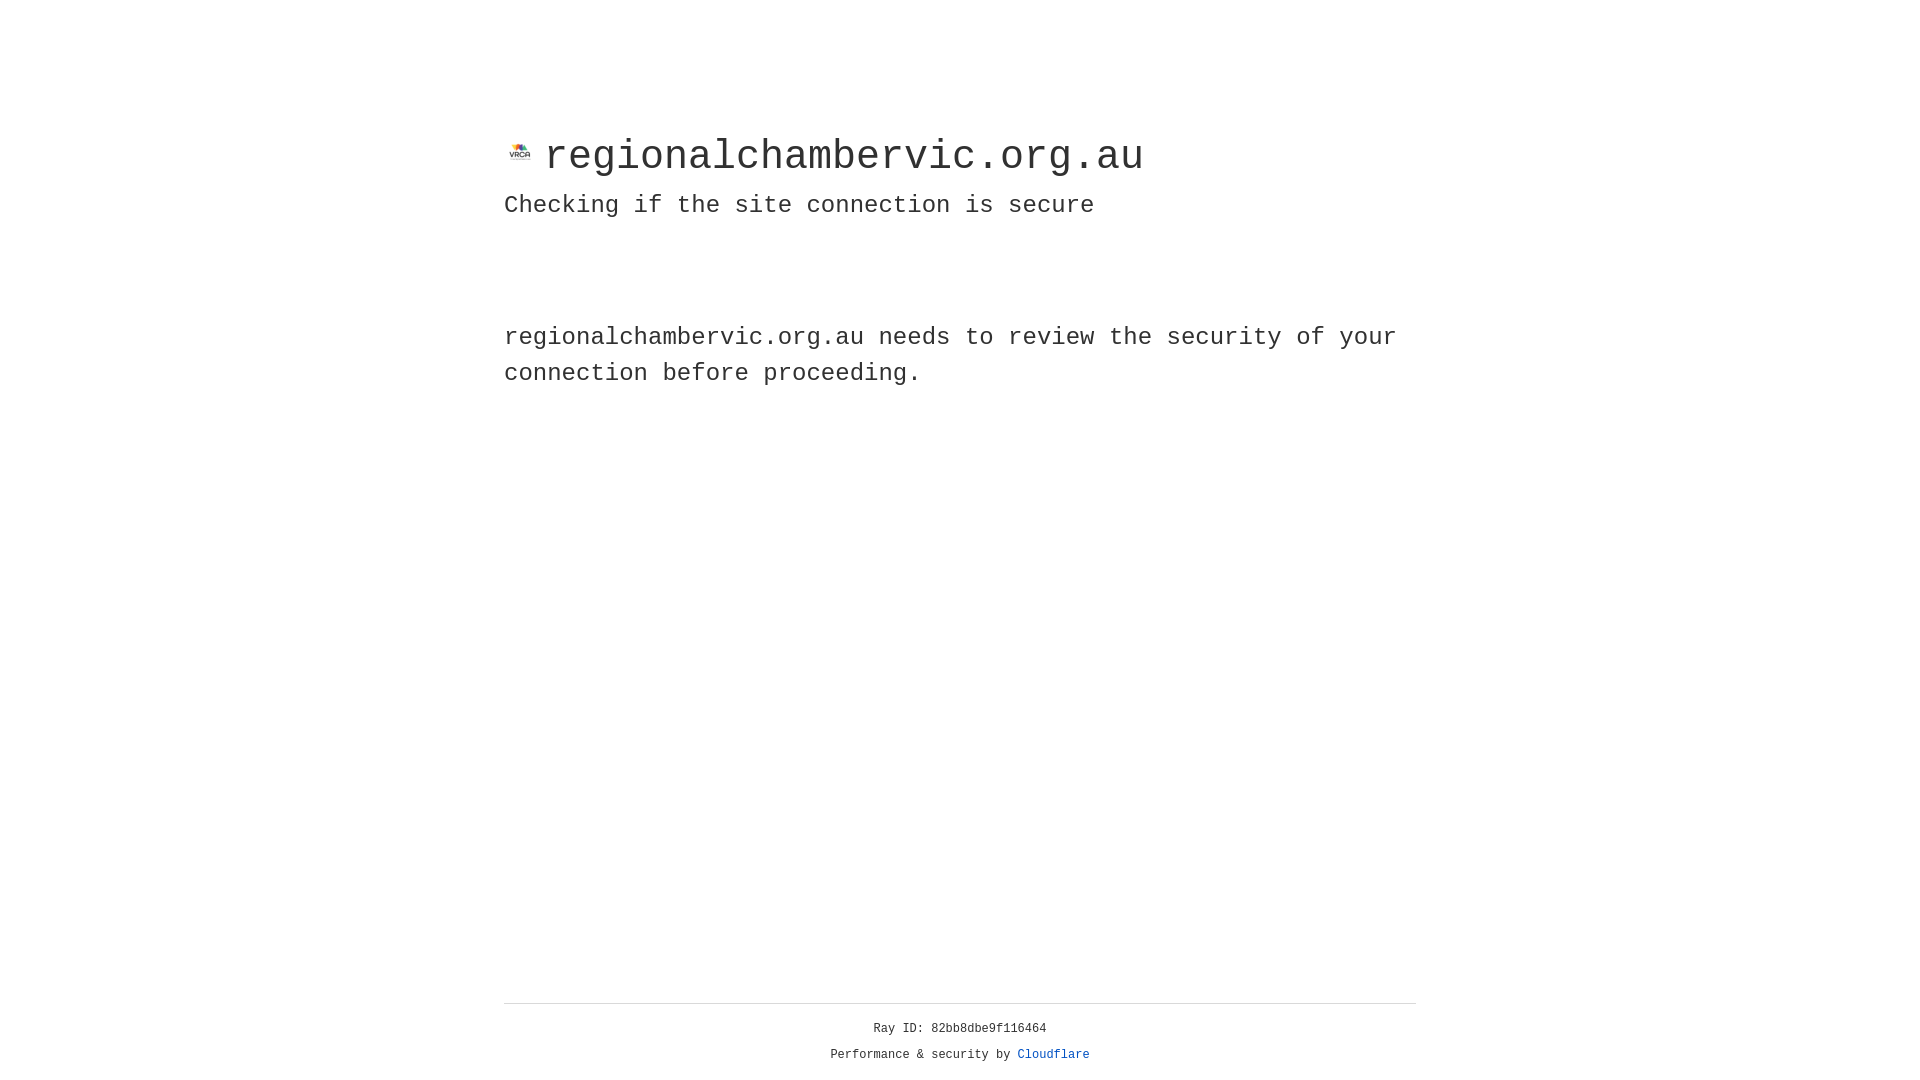 This screenshot has height=1080, width=1920. What do you see at coordinates (1053, 1054) in the screenshot?
I see `'Cloudflare'` at bounding box center [1053, 1054].